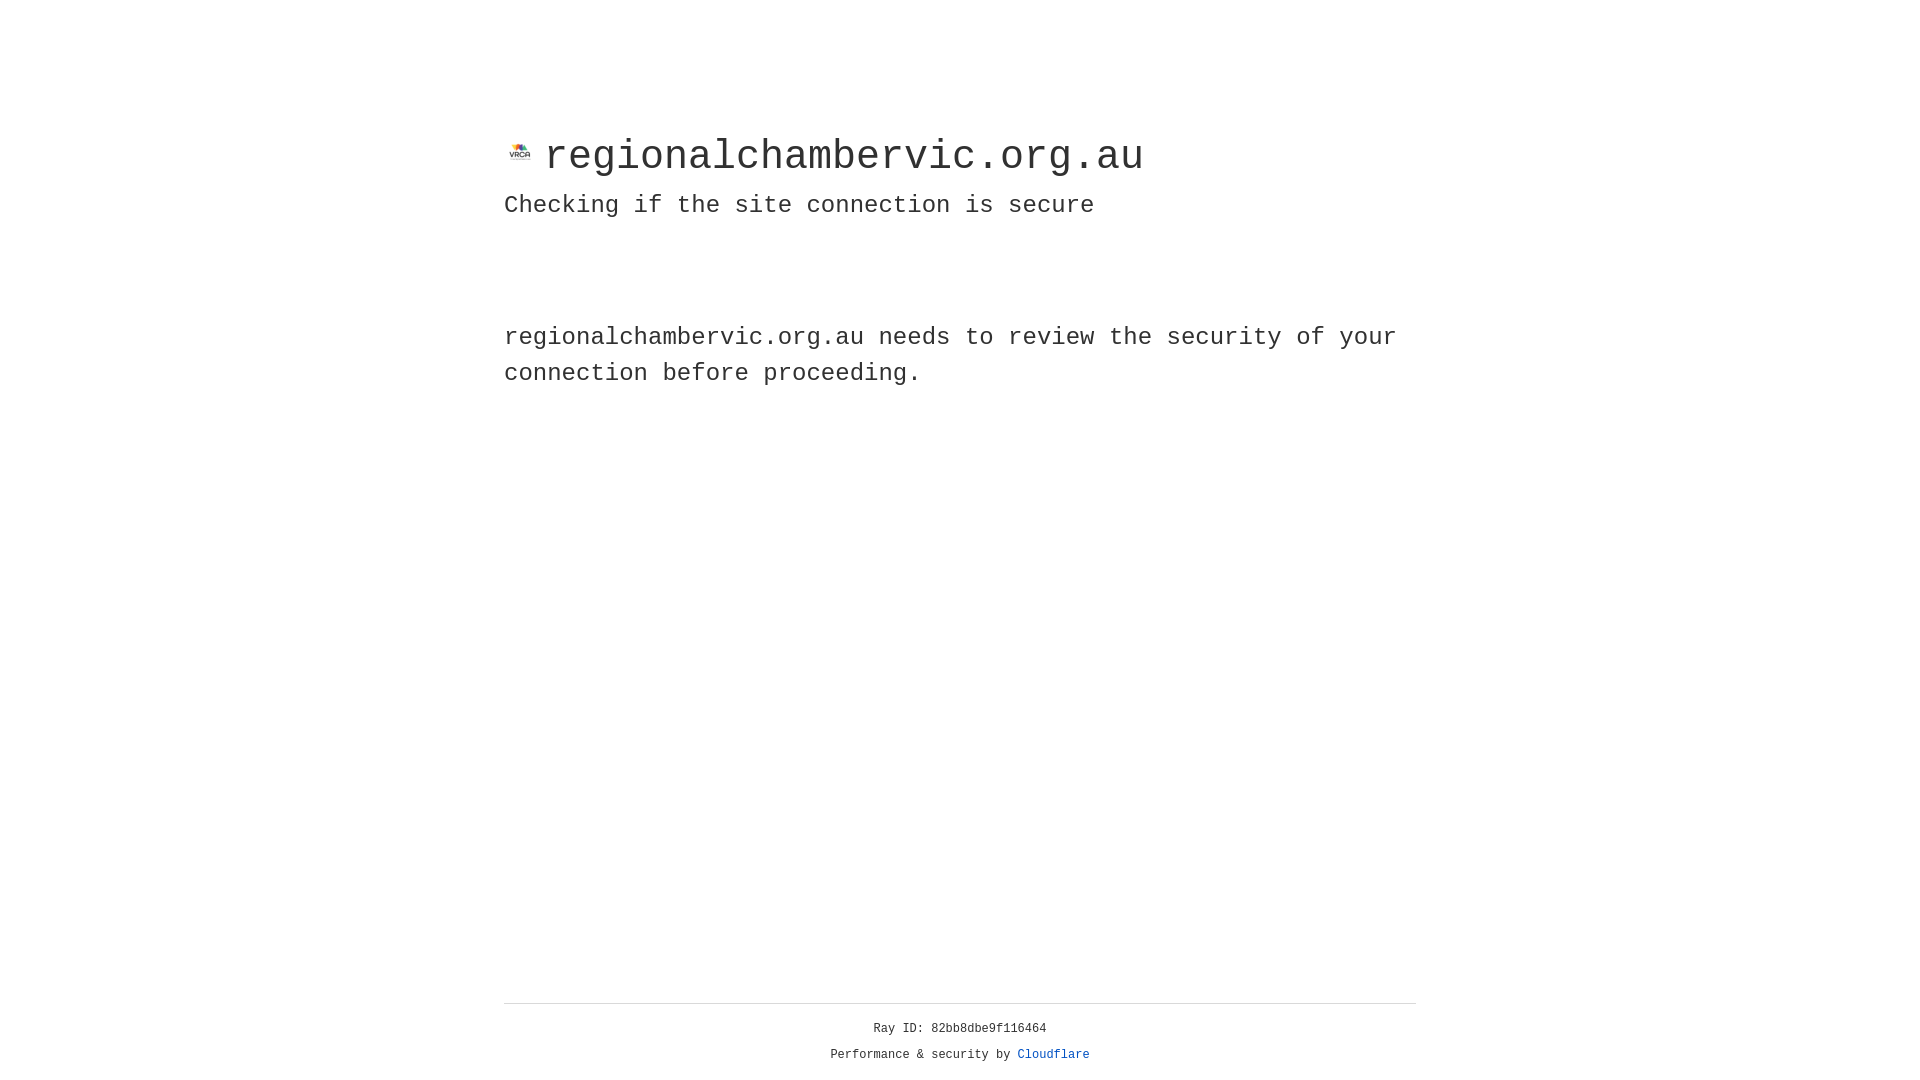 This screenshot has height=1080, width=1920. What do you see at coordinates (1053, 1054) in the screenshot?
I see `'Cloudflare'` at bounding box center [1053, 1054].